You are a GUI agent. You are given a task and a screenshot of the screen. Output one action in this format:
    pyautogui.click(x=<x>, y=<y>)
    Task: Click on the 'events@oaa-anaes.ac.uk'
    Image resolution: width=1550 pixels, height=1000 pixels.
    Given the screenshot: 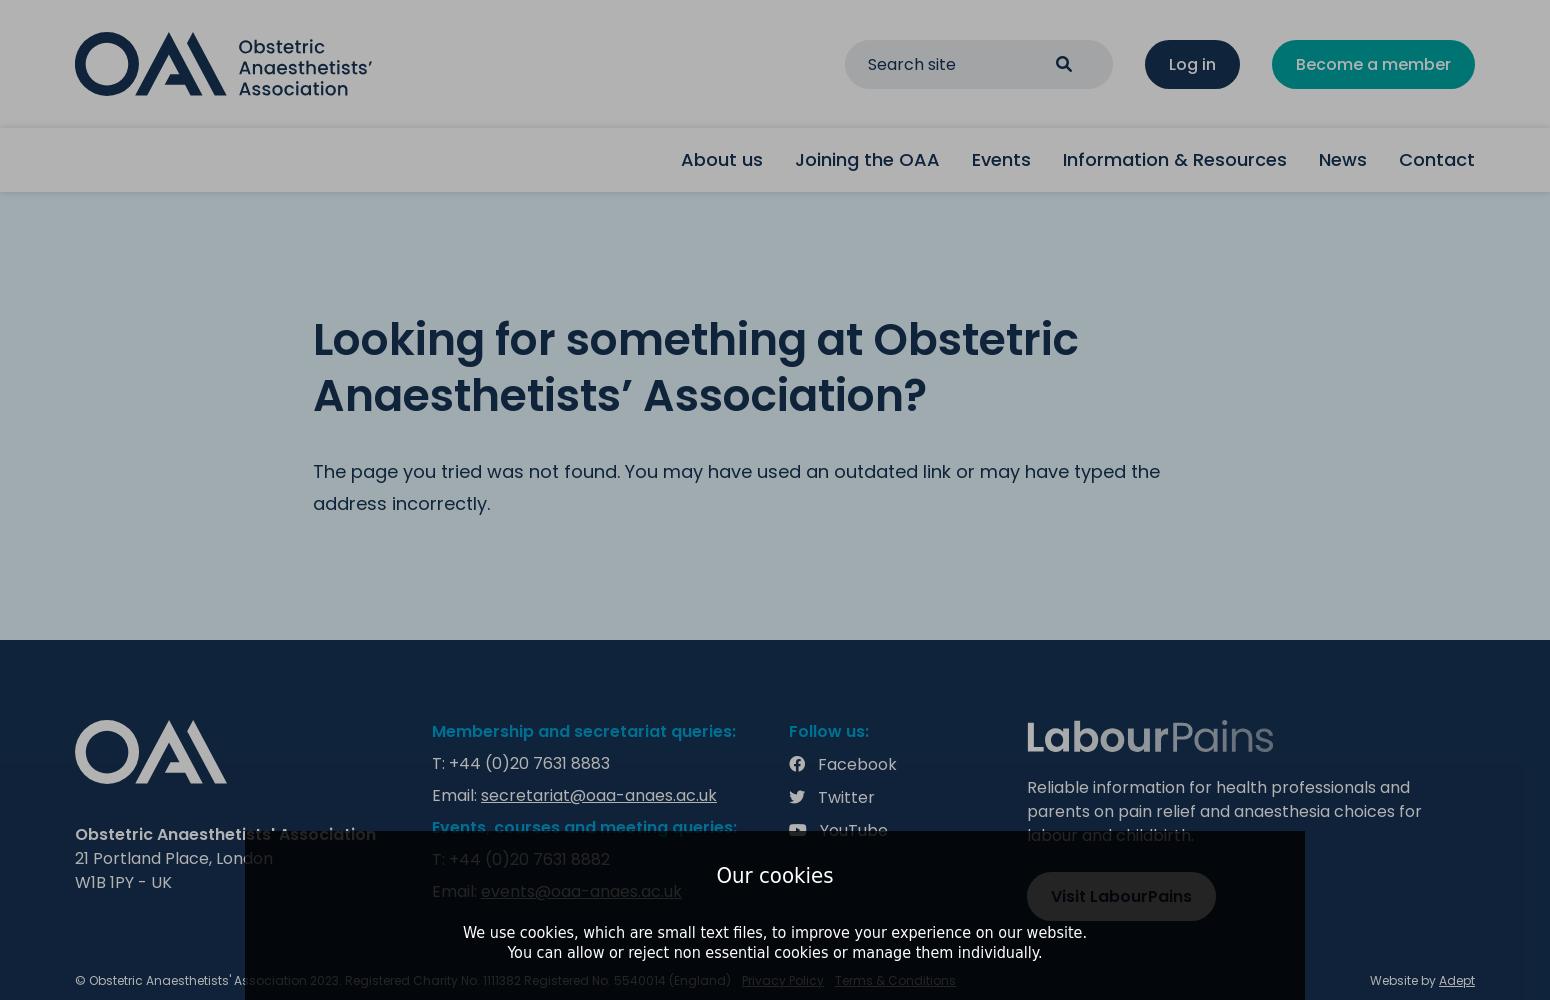 What is the action you would take?
    pyautogui.click(x=581, y=891)
    